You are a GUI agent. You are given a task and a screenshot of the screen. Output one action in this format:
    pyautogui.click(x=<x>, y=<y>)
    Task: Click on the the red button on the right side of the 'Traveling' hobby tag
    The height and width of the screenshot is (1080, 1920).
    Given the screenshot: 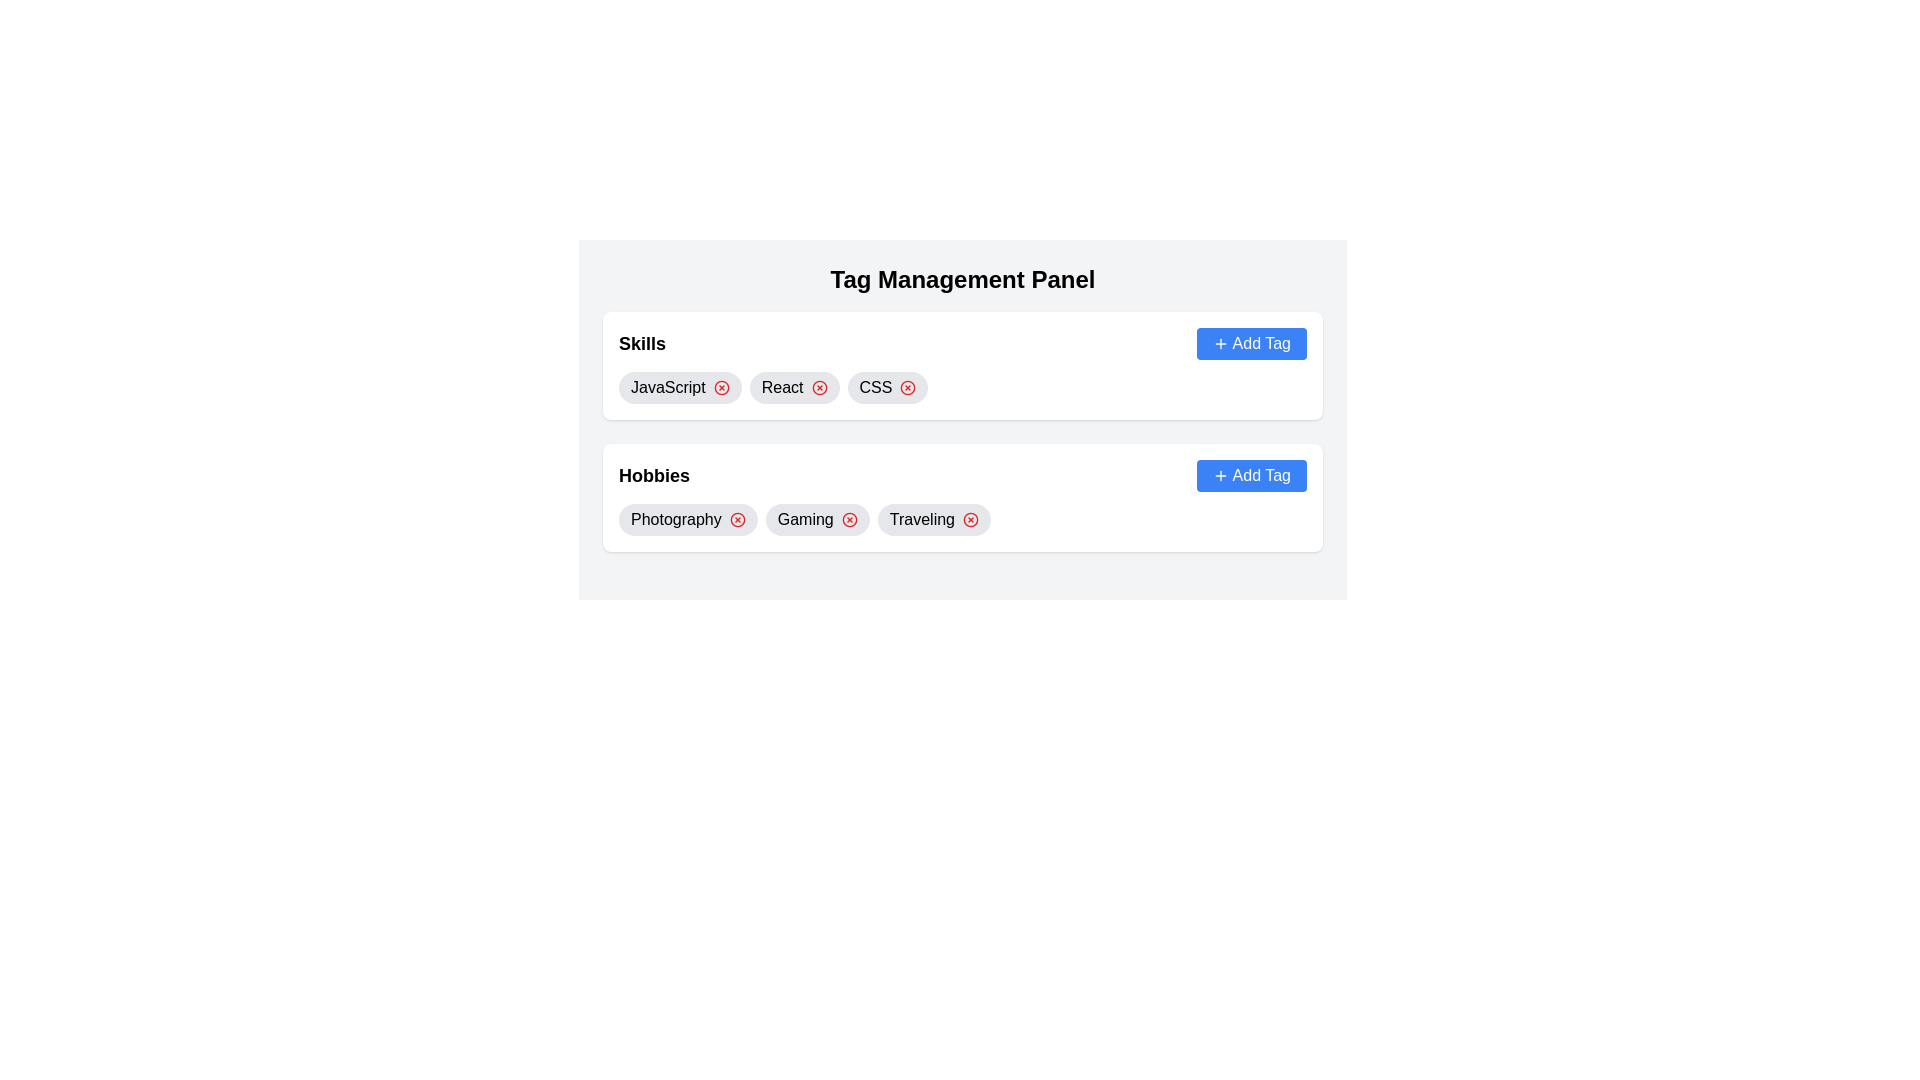 What is the action you would take?
    pyautogui.click(x=933, y=519)
    